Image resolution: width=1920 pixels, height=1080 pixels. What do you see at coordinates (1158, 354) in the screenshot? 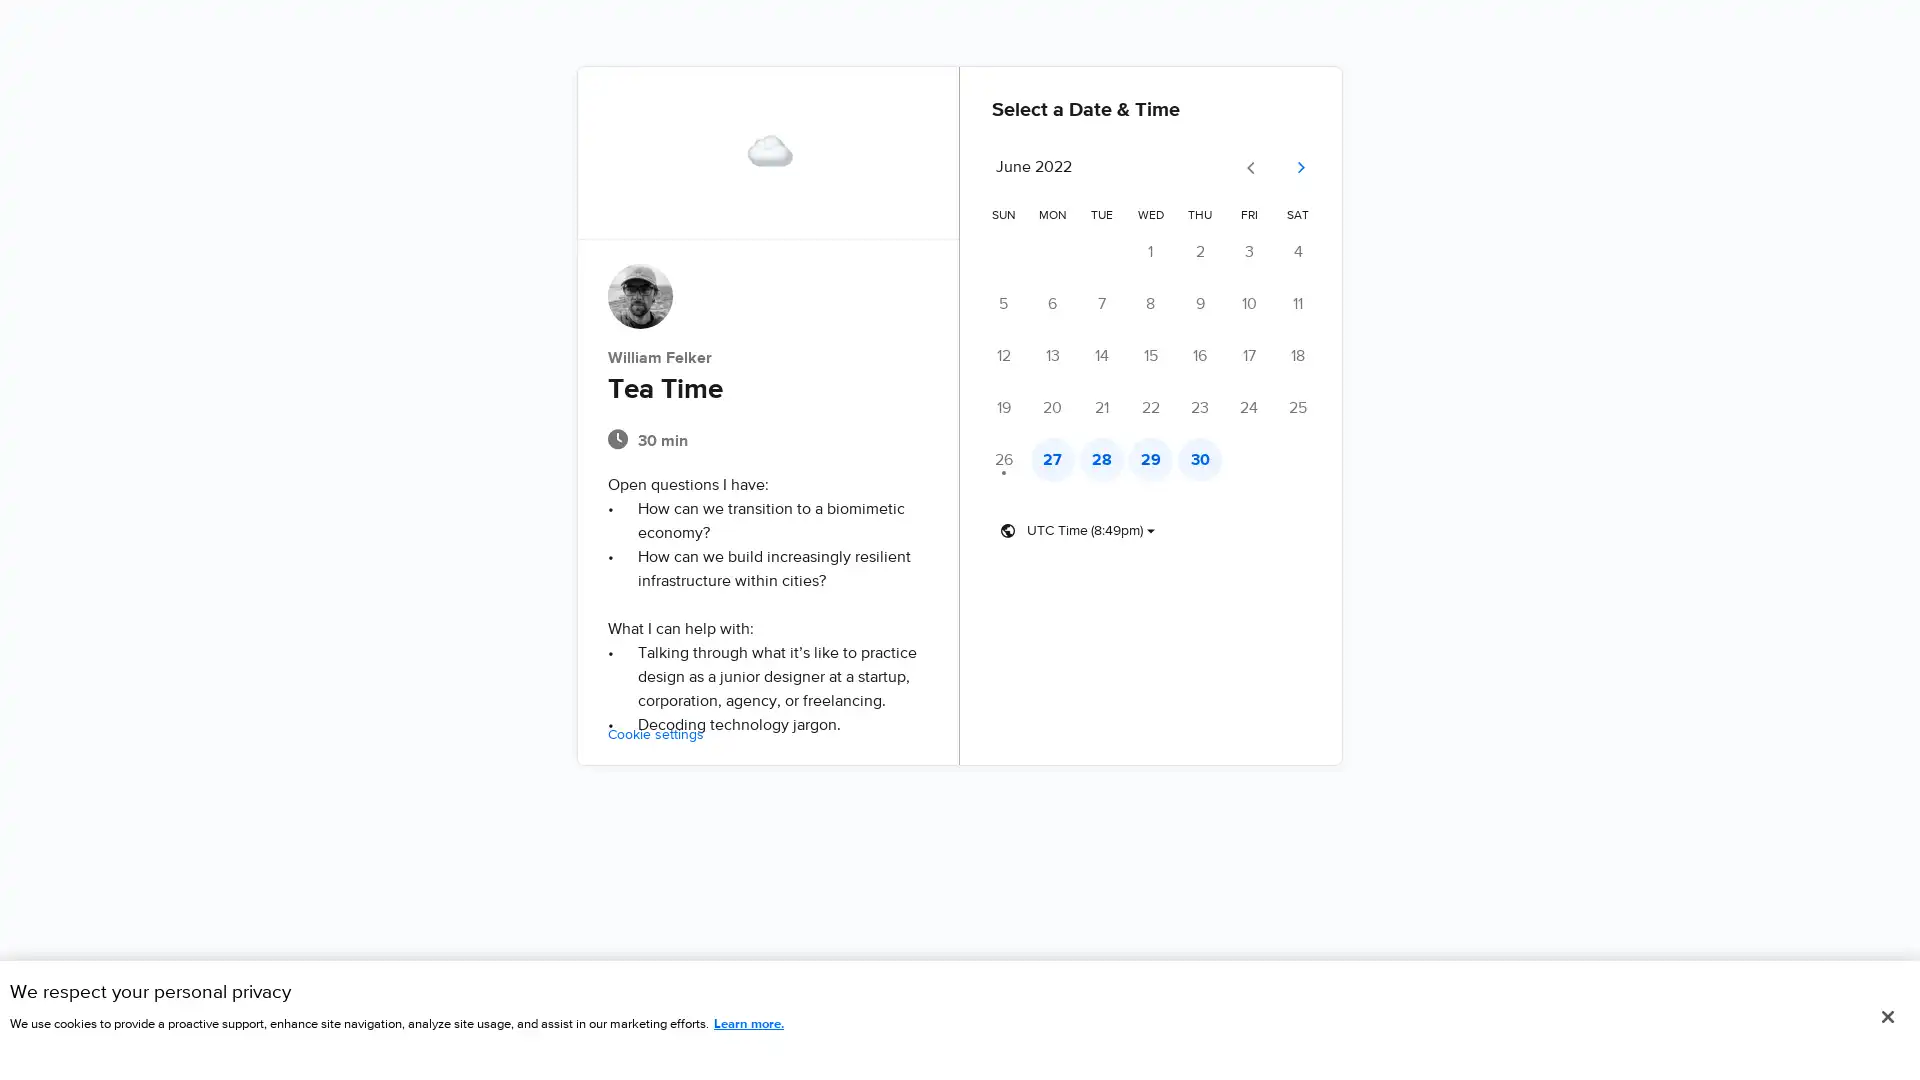
I see `Wednesday, June 15 - No times available` at bounding box center [1158, 354].